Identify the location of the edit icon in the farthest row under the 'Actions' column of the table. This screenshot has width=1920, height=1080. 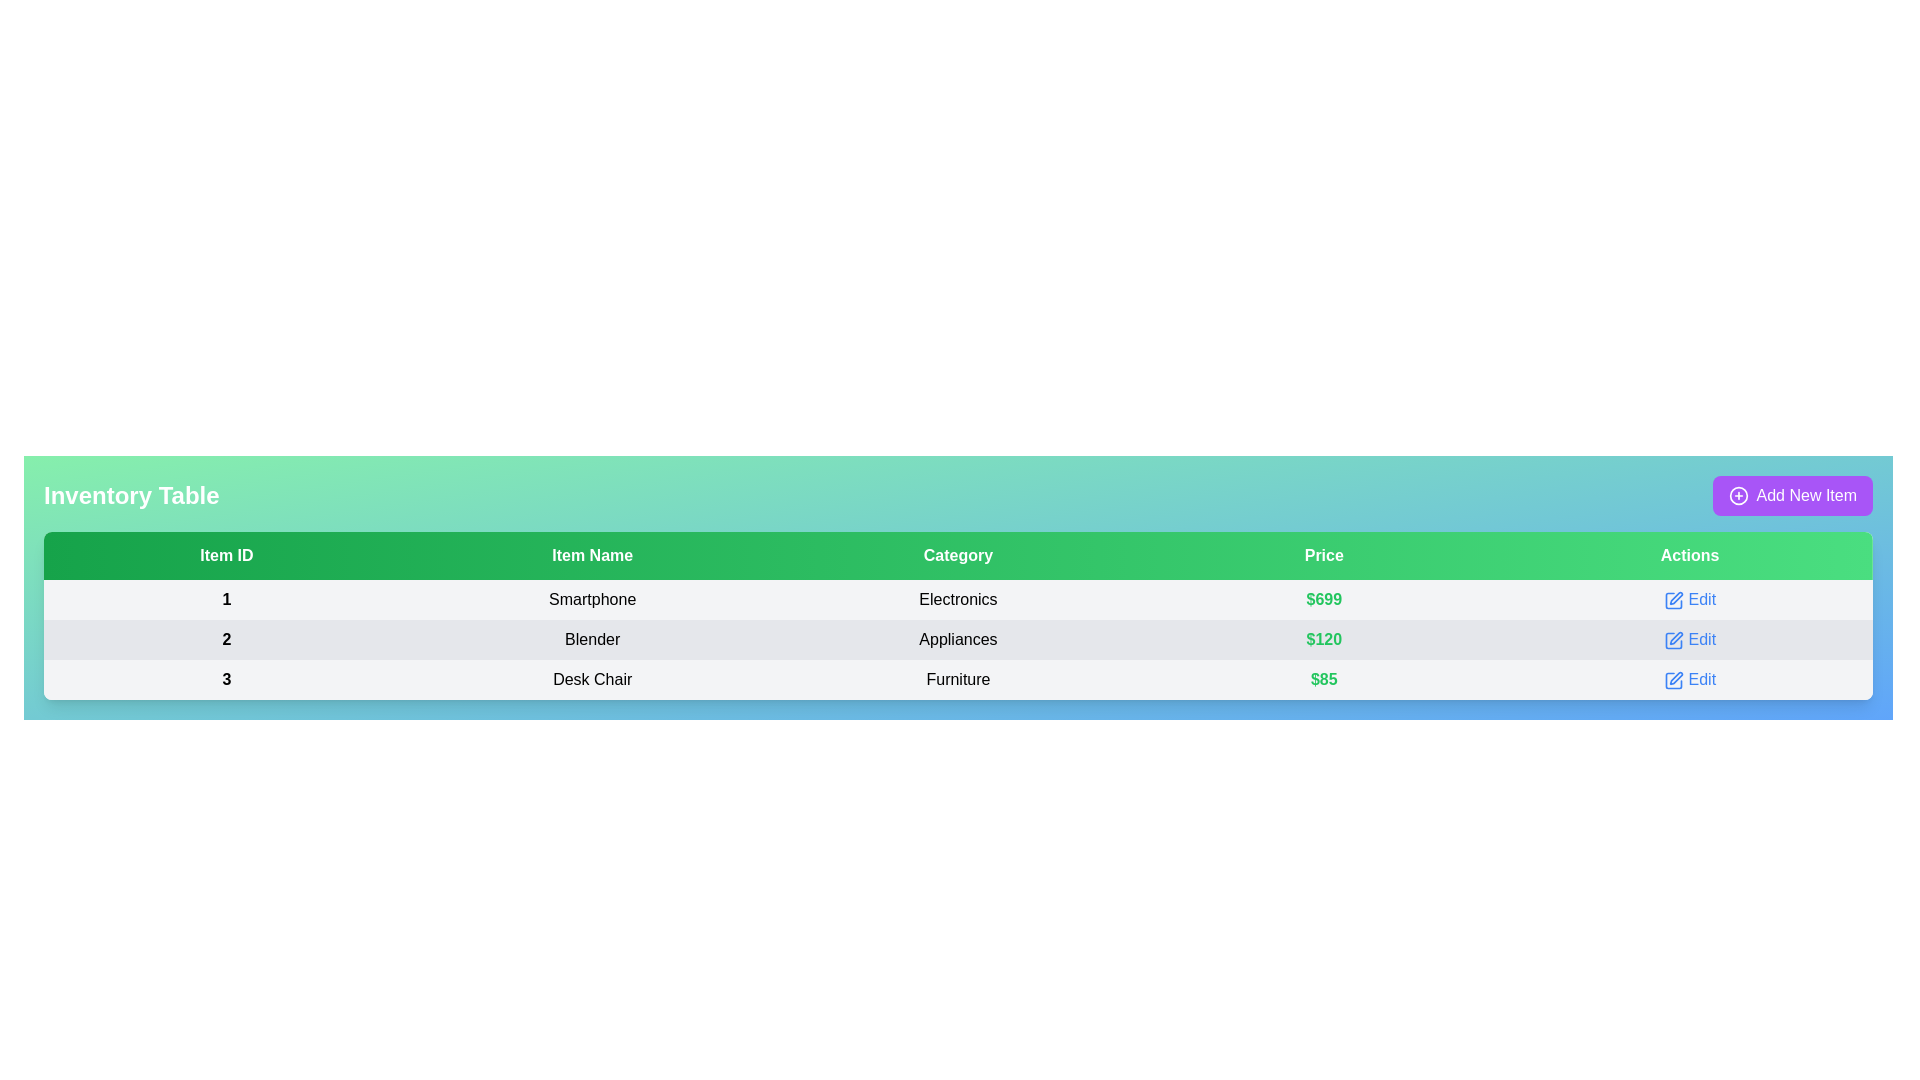
(1674, 679).